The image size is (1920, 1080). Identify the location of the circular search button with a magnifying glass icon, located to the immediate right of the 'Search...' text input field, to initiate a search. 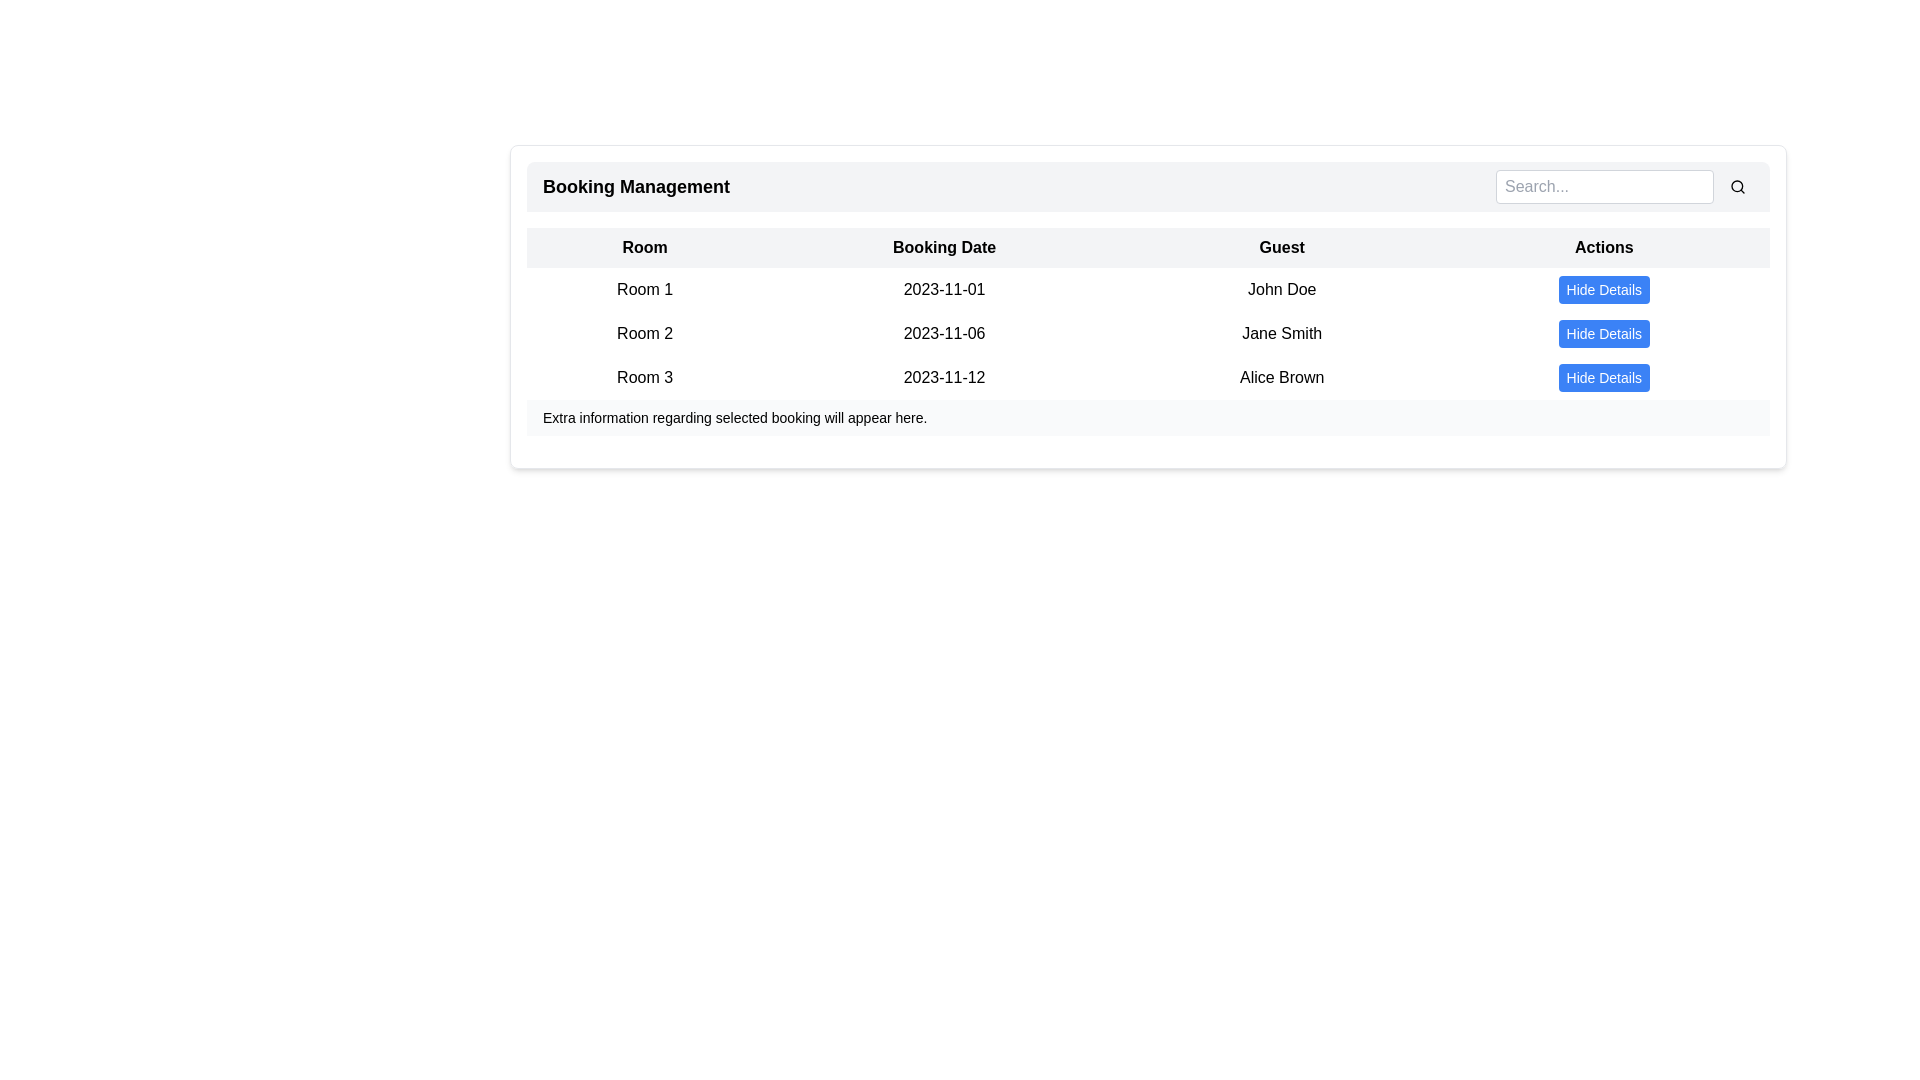
(1736, 186).